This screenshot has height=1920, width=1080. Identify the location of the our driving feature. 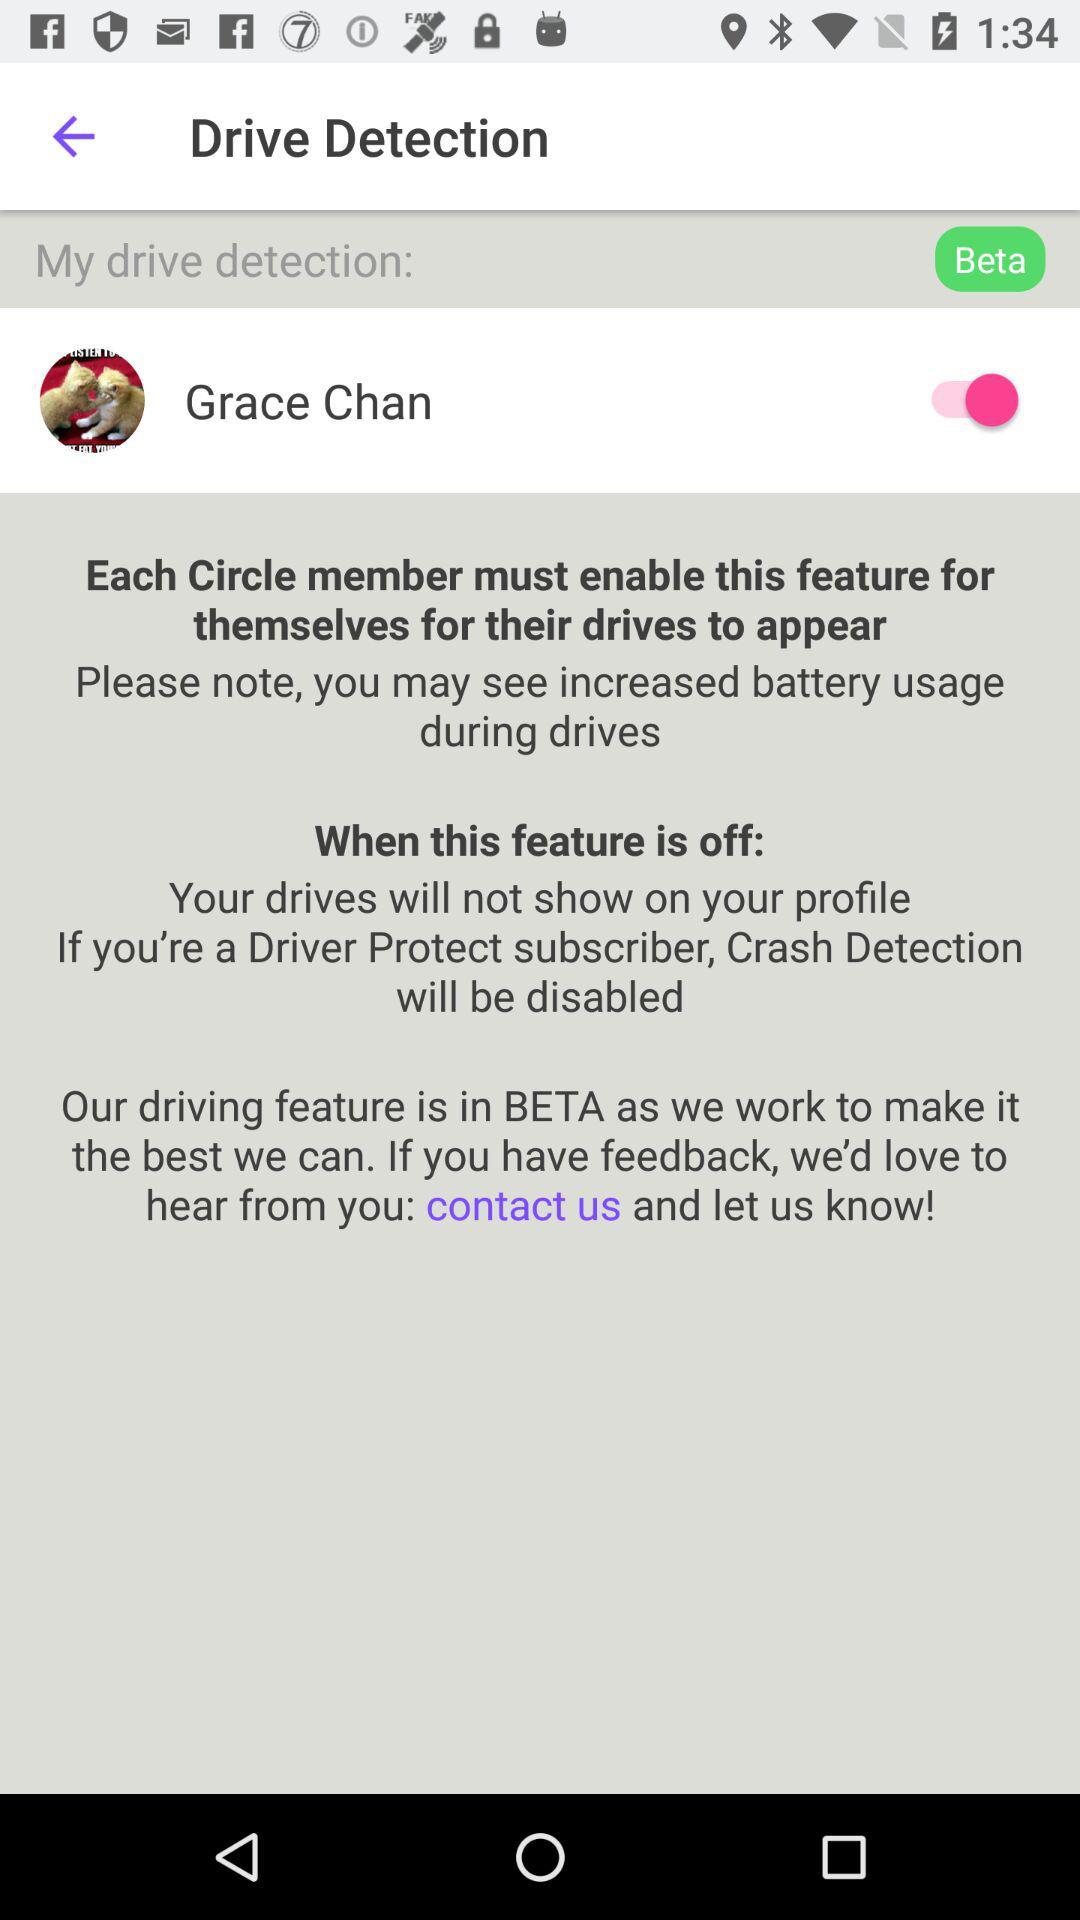
(540, 1128).